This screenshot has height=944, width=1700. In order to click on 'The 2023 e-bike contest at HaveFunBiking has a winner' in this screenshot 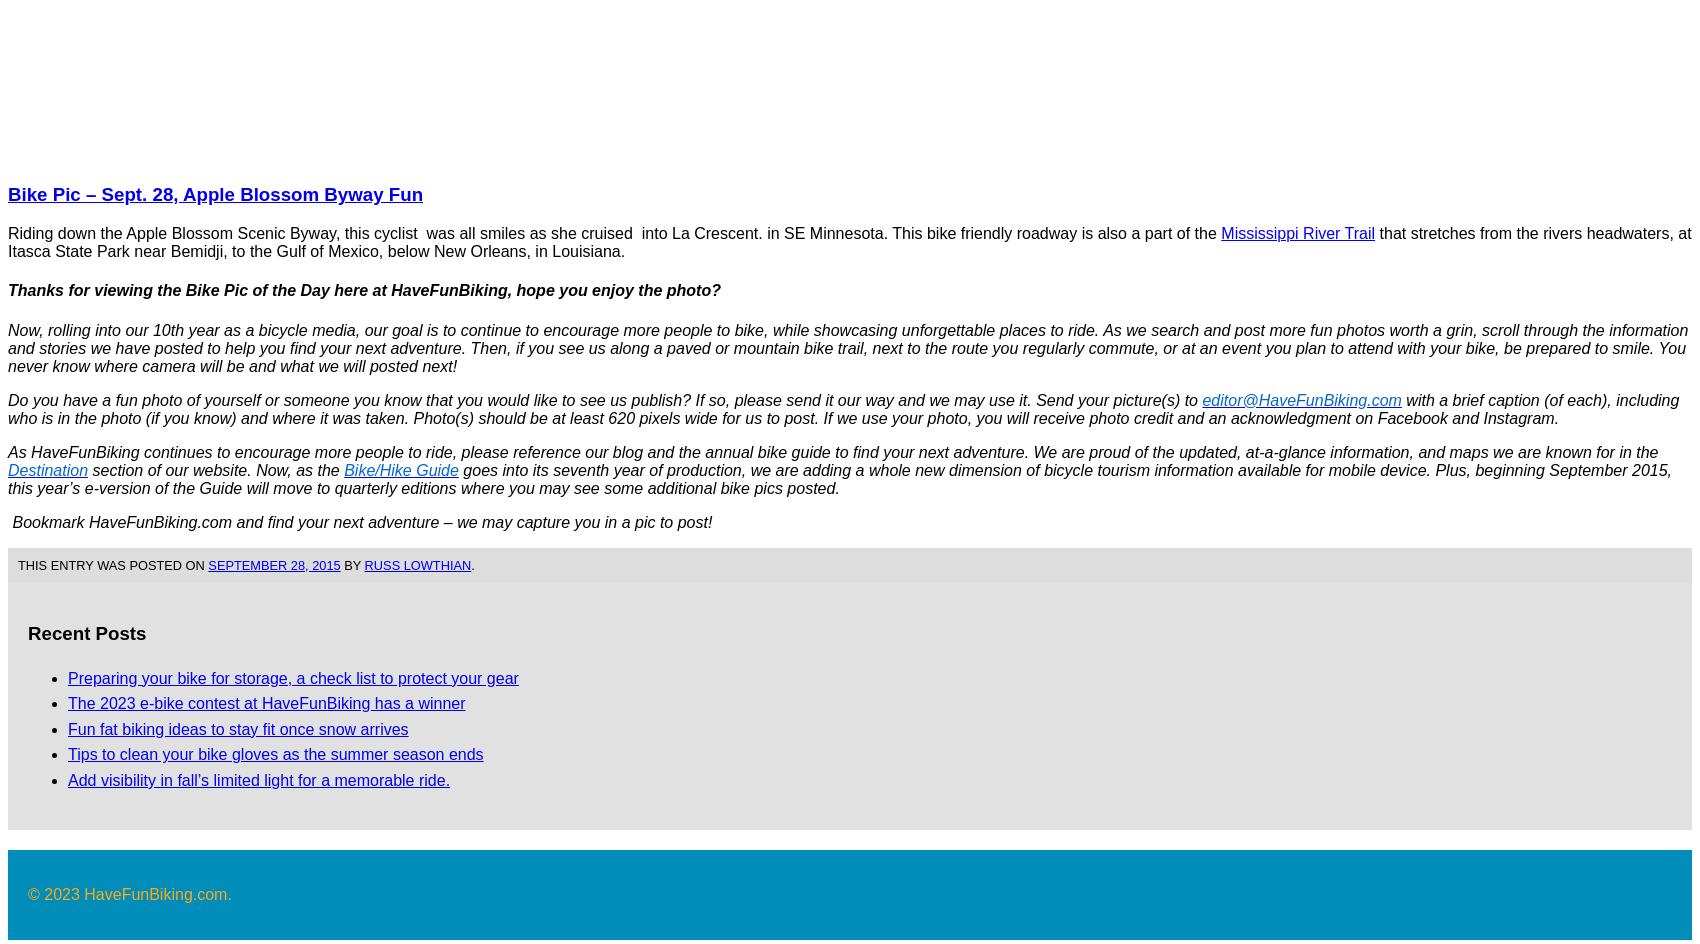, I will do `click(266, 702)`.